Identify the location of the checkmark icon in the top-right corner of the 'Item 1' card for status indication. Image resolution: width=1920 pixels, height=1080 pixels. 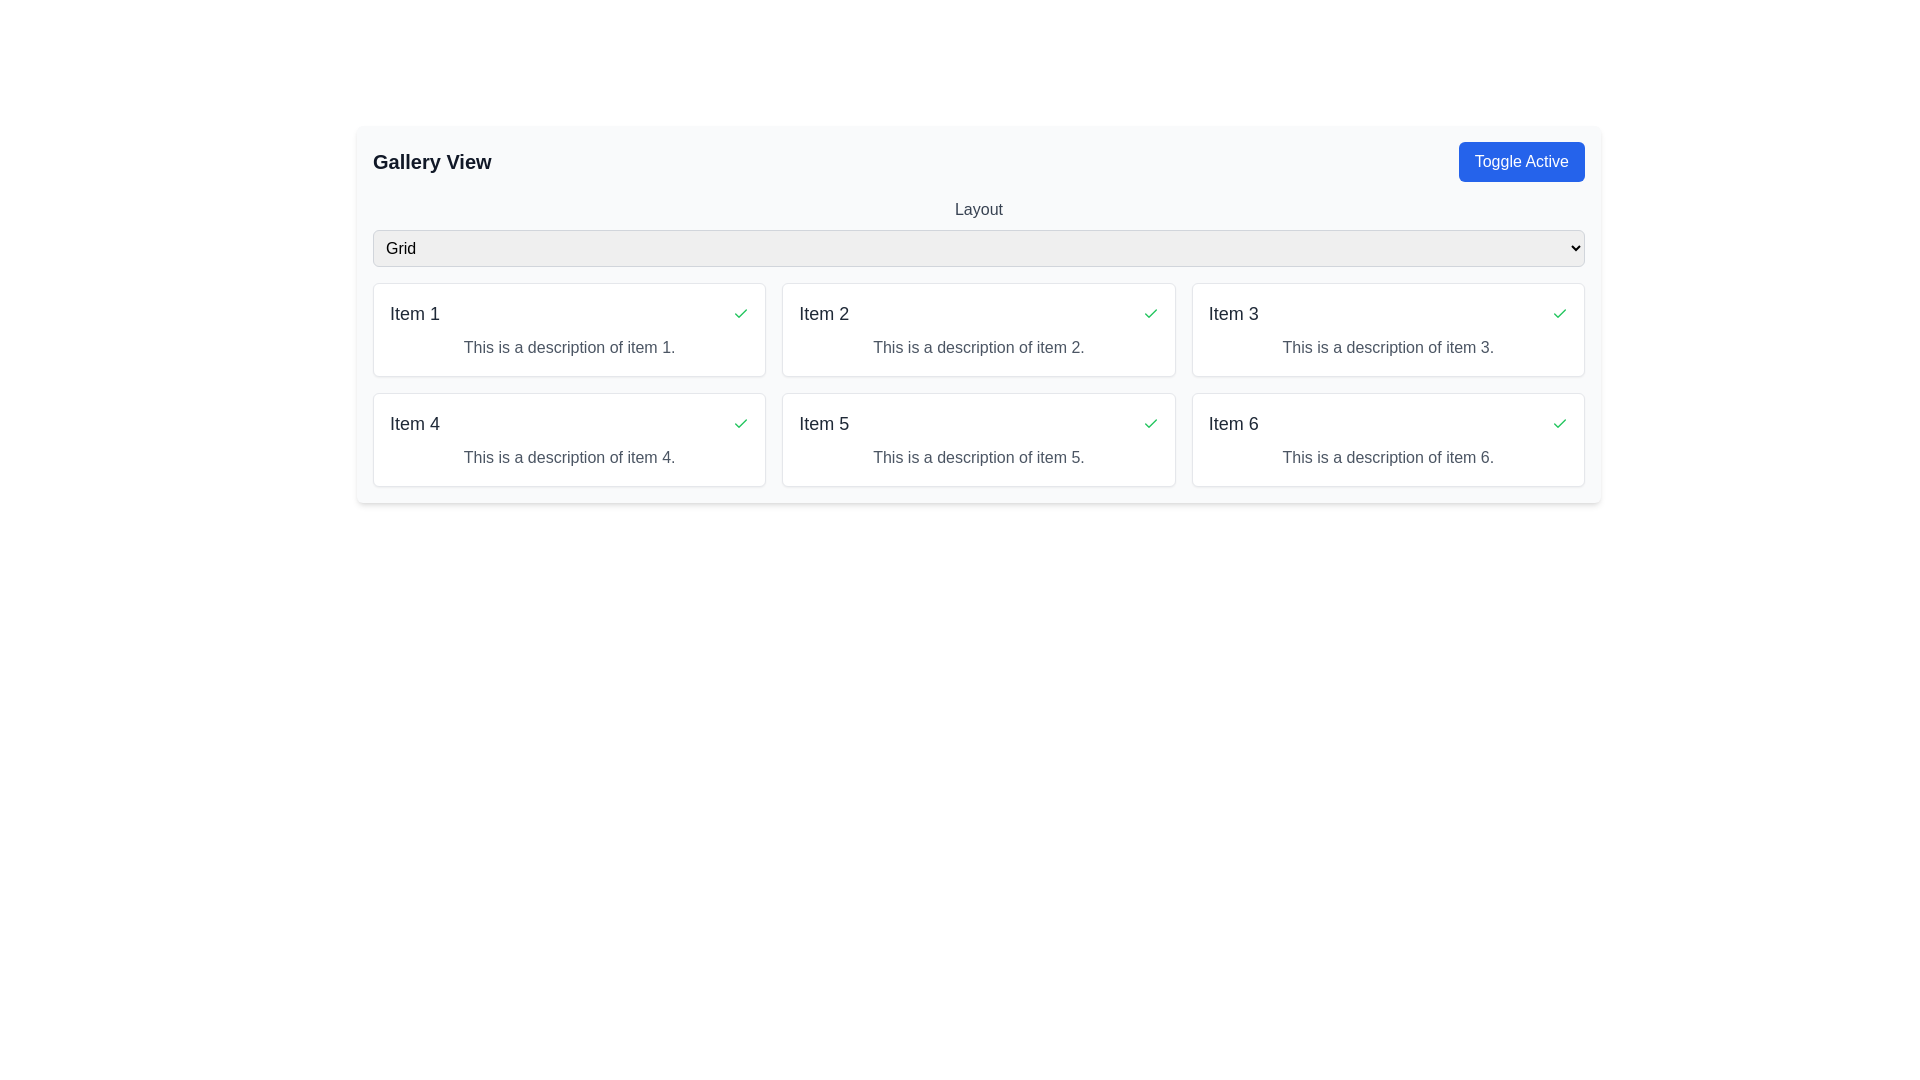
(740, 313).